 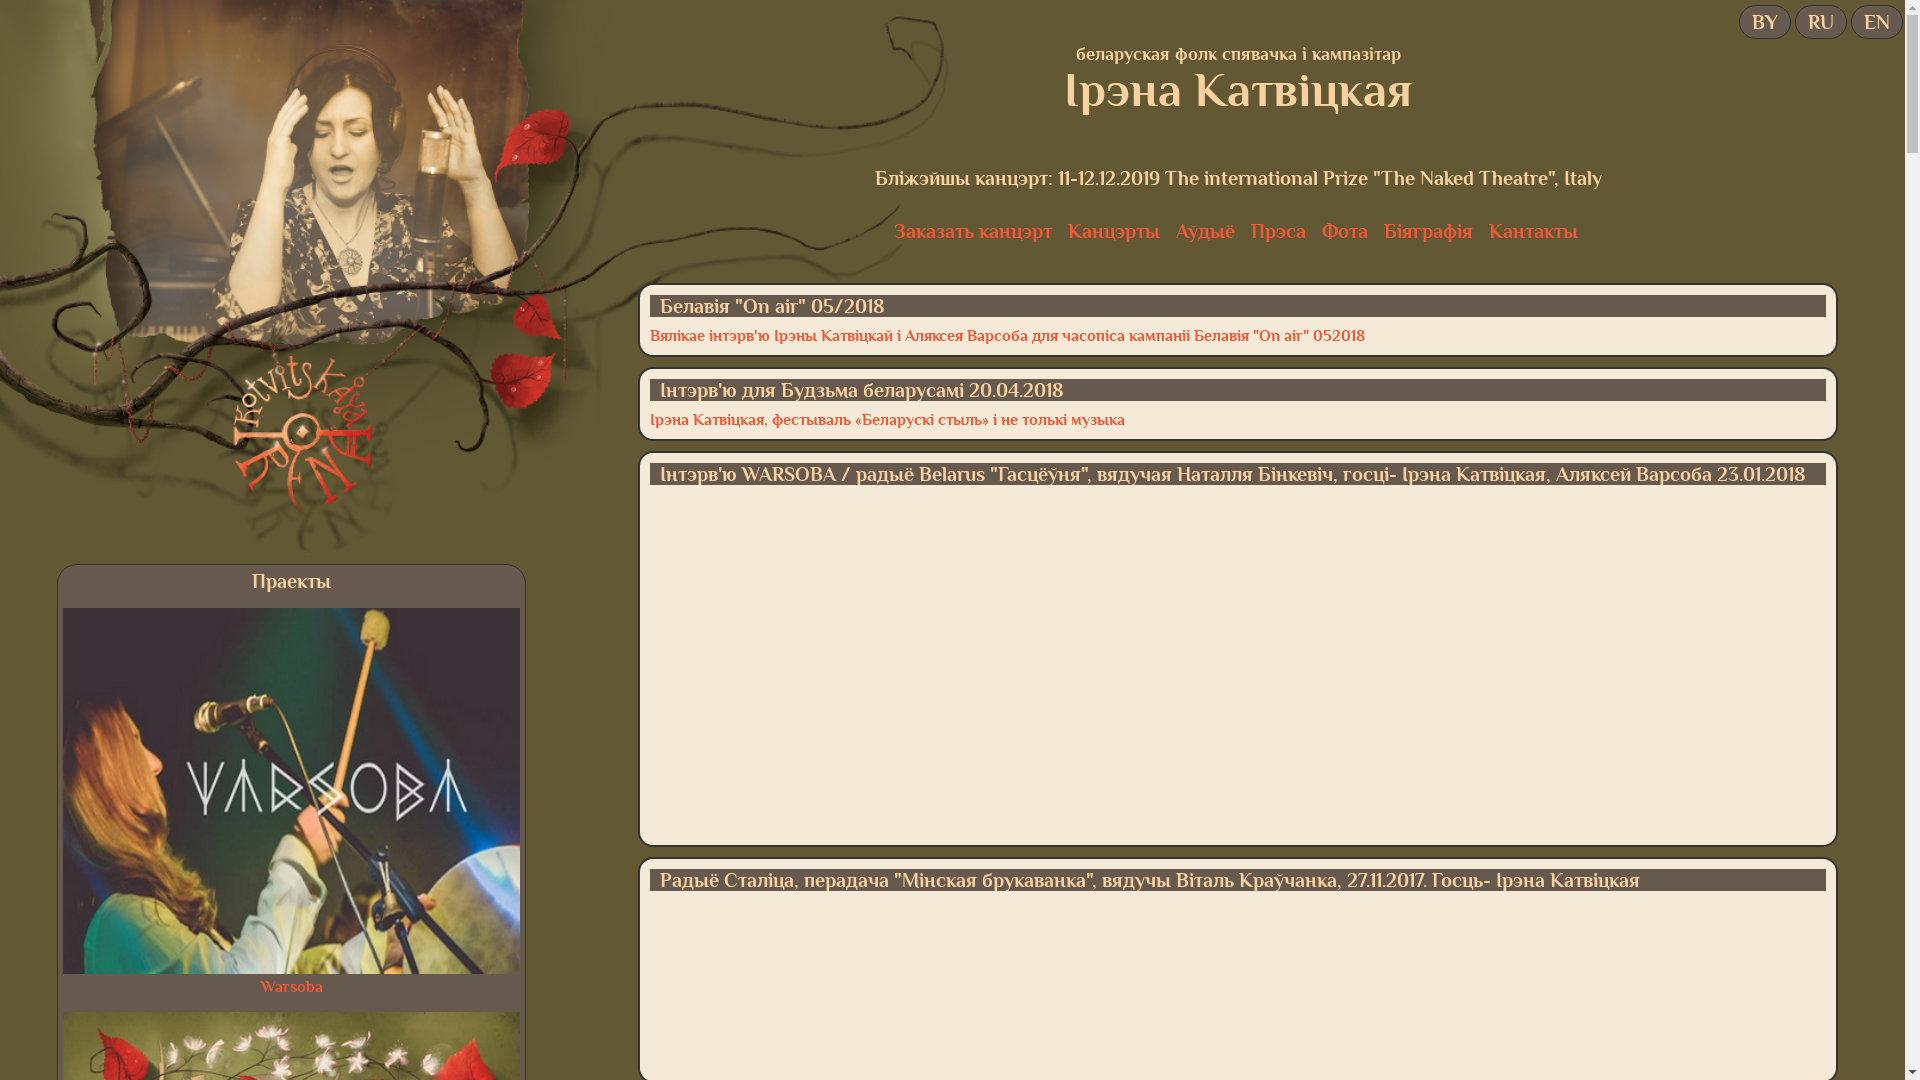 I want to click on 'EN', so click(x=1875, y=22).